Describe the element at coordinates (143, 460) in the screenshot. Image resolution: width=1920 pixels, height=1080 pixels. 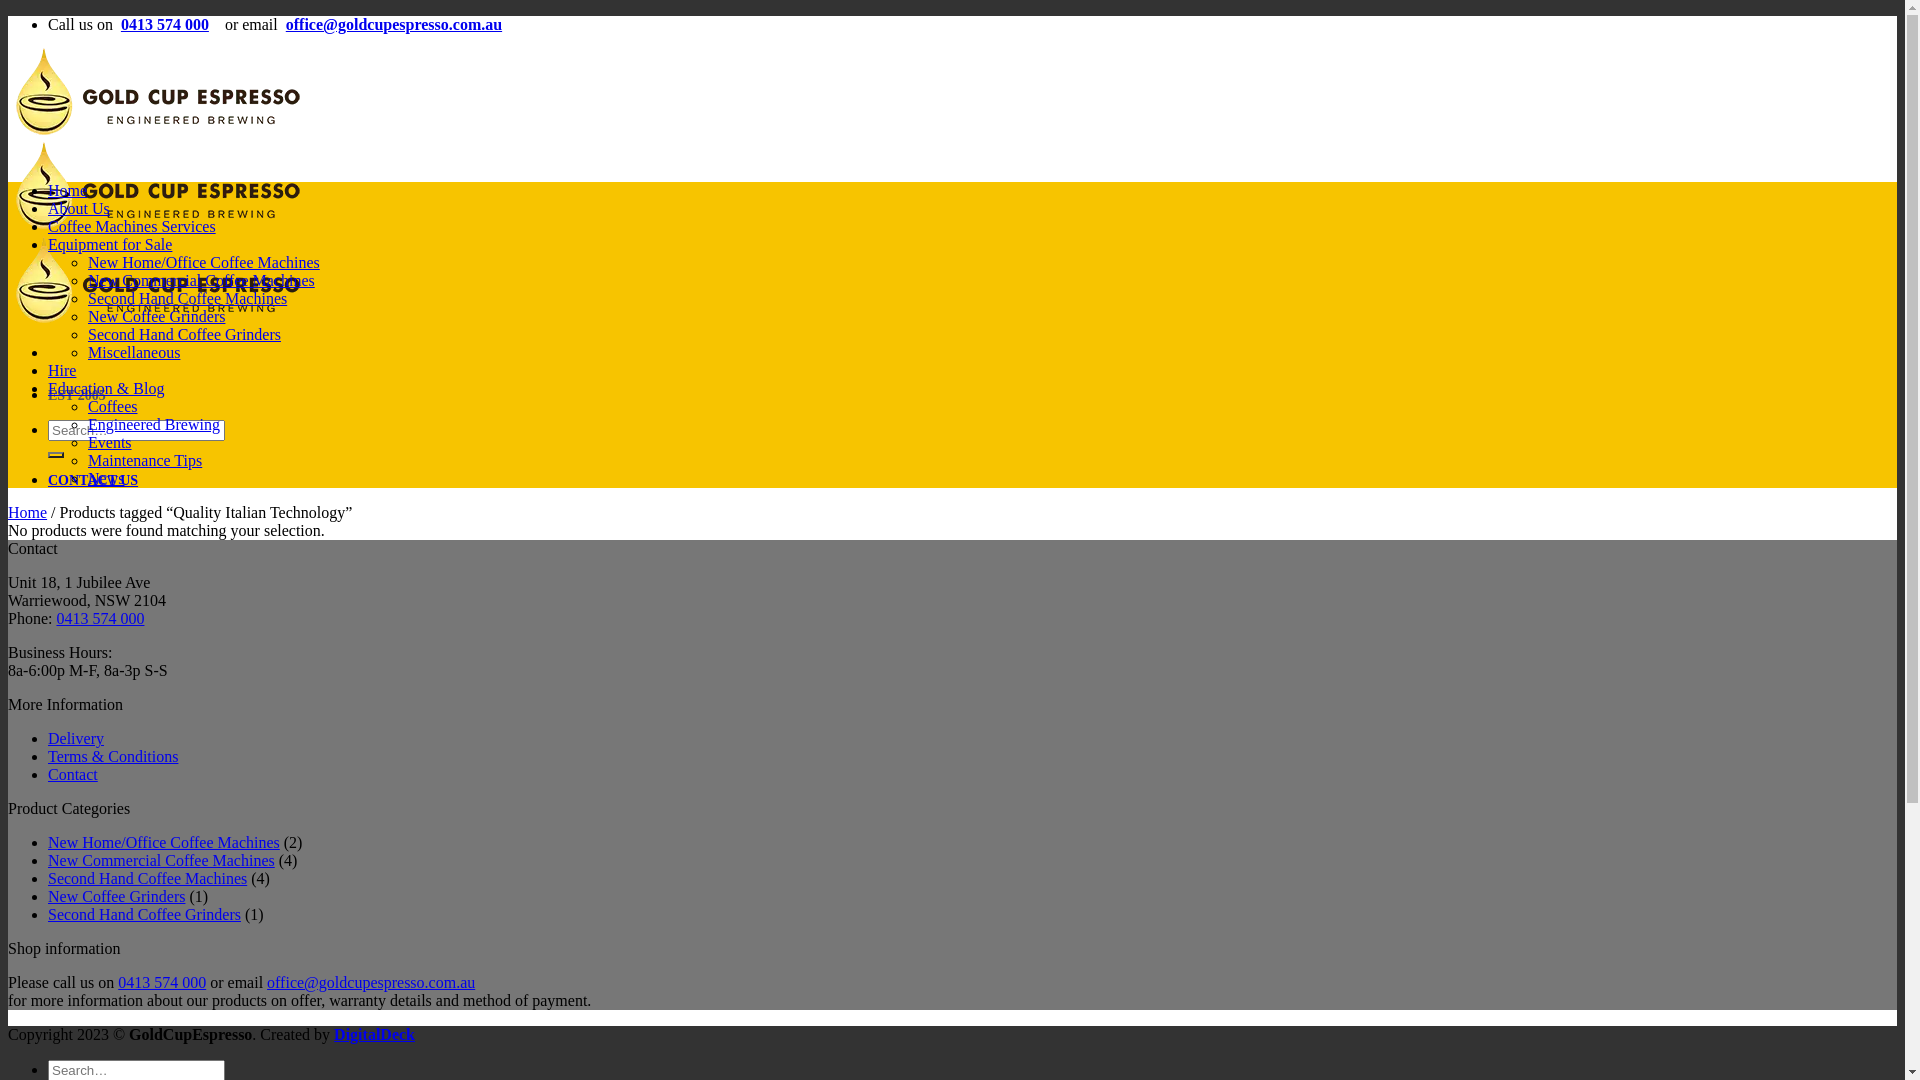
I see `'Maintenance Tips'` at that location.